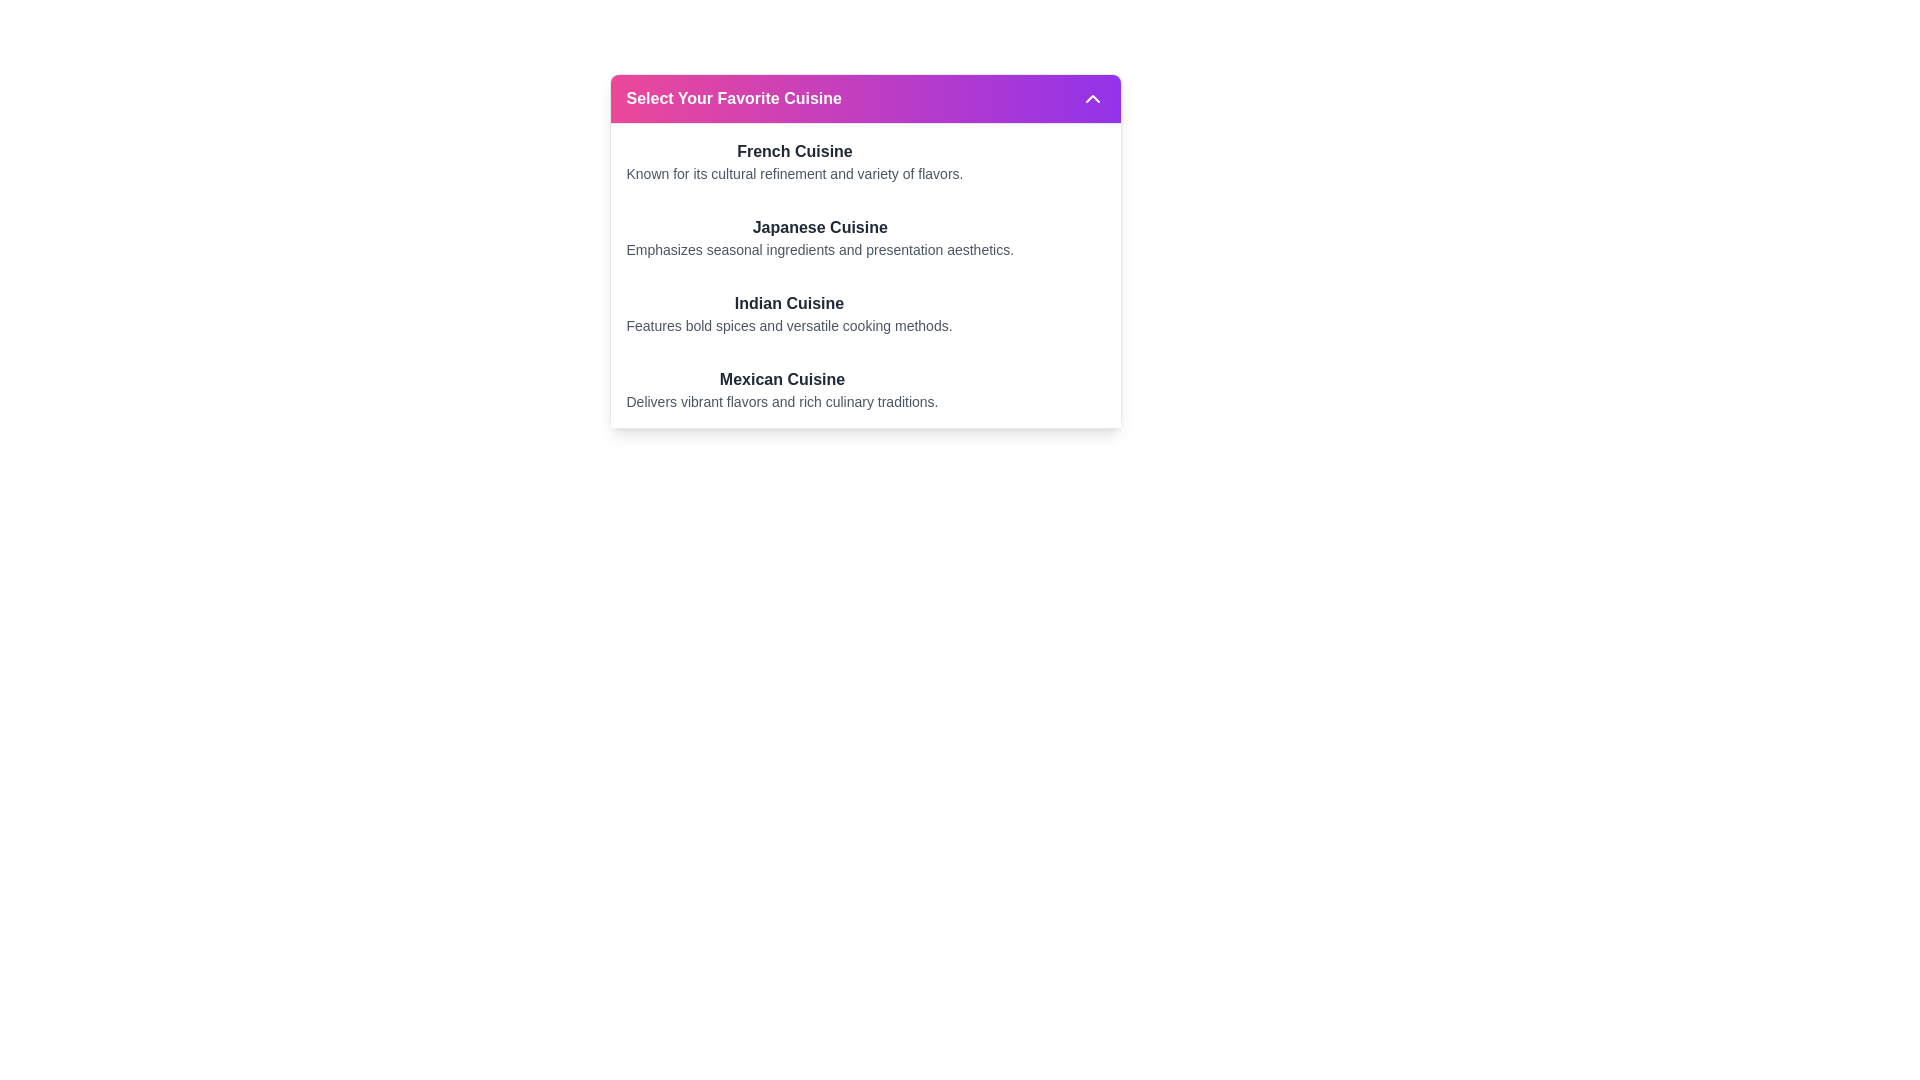  Describe the element at coordinates (781, 389) in the screenshot. I see `information from the text block titled 'Mexican Cuisine', which includes a heading in bold dark gray and a descriptive subtext in lighter gray` at that location.